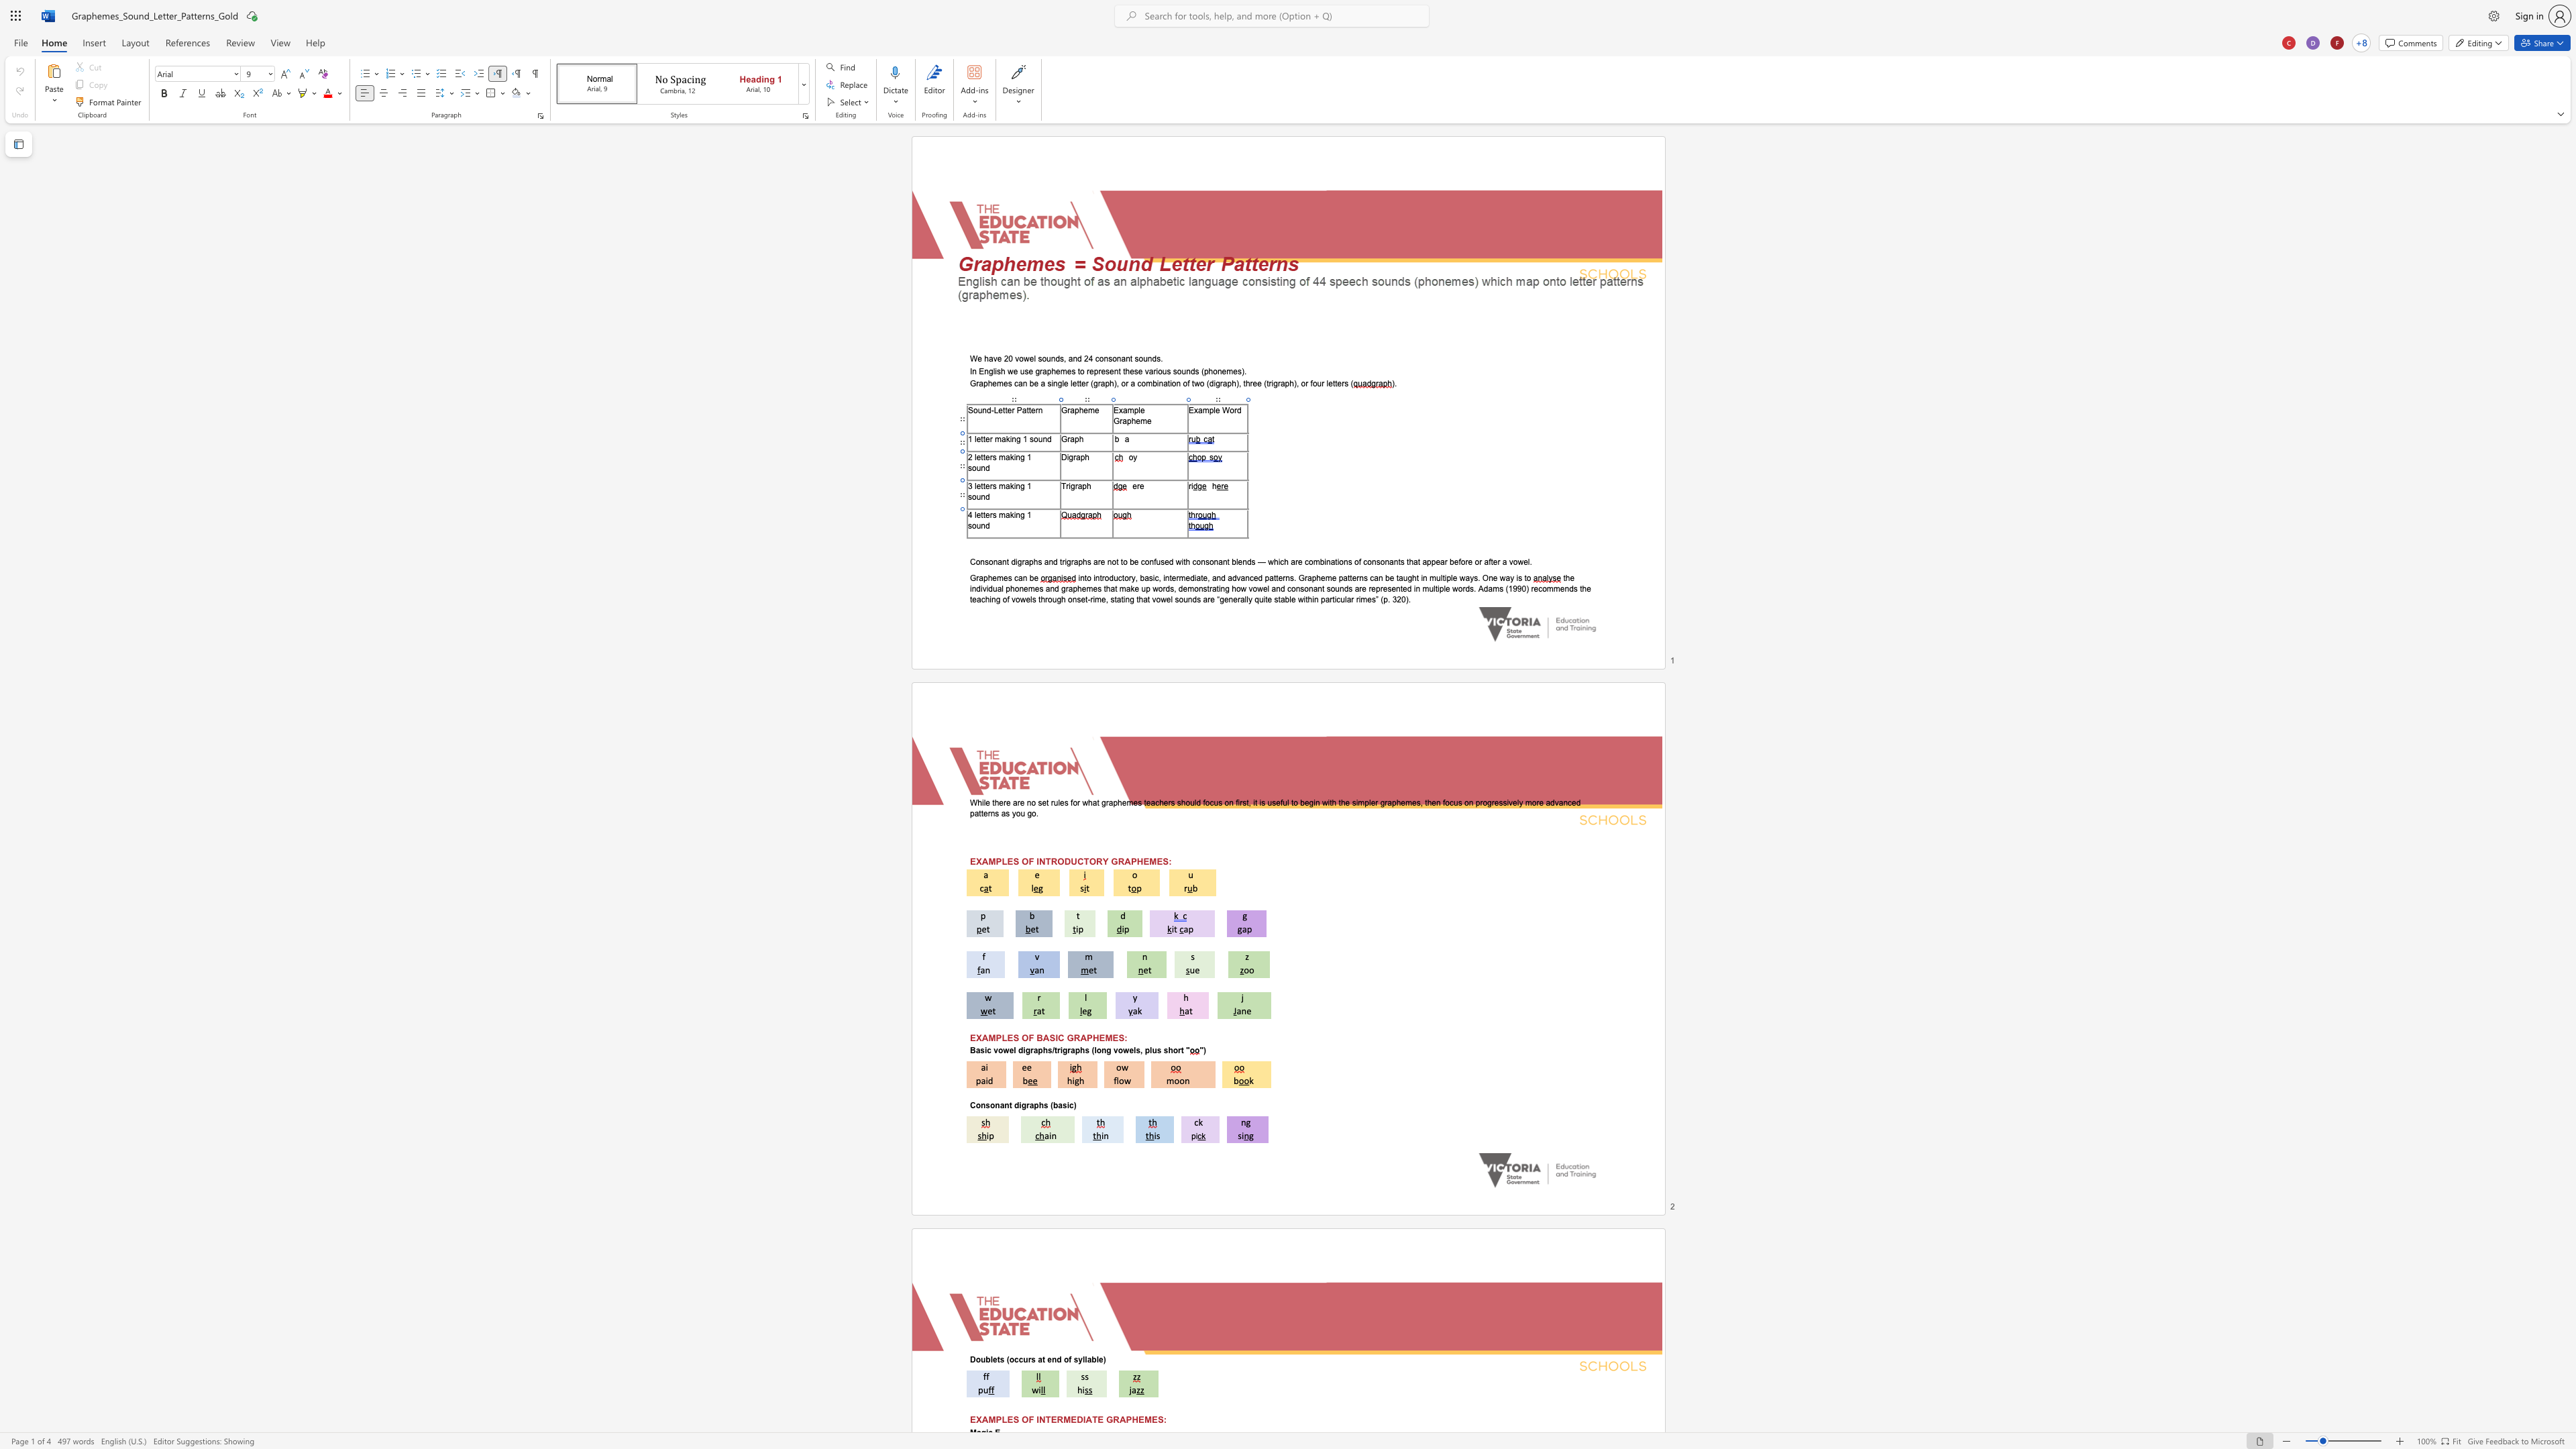 Image resolution: width=2576 pixels, height=1449 pixels. What do you see at coordinates (1129, 861) in the screenshot?
I see `the space between the continuous character "A" and "P" in the text` at bounding box center [1129, 861].